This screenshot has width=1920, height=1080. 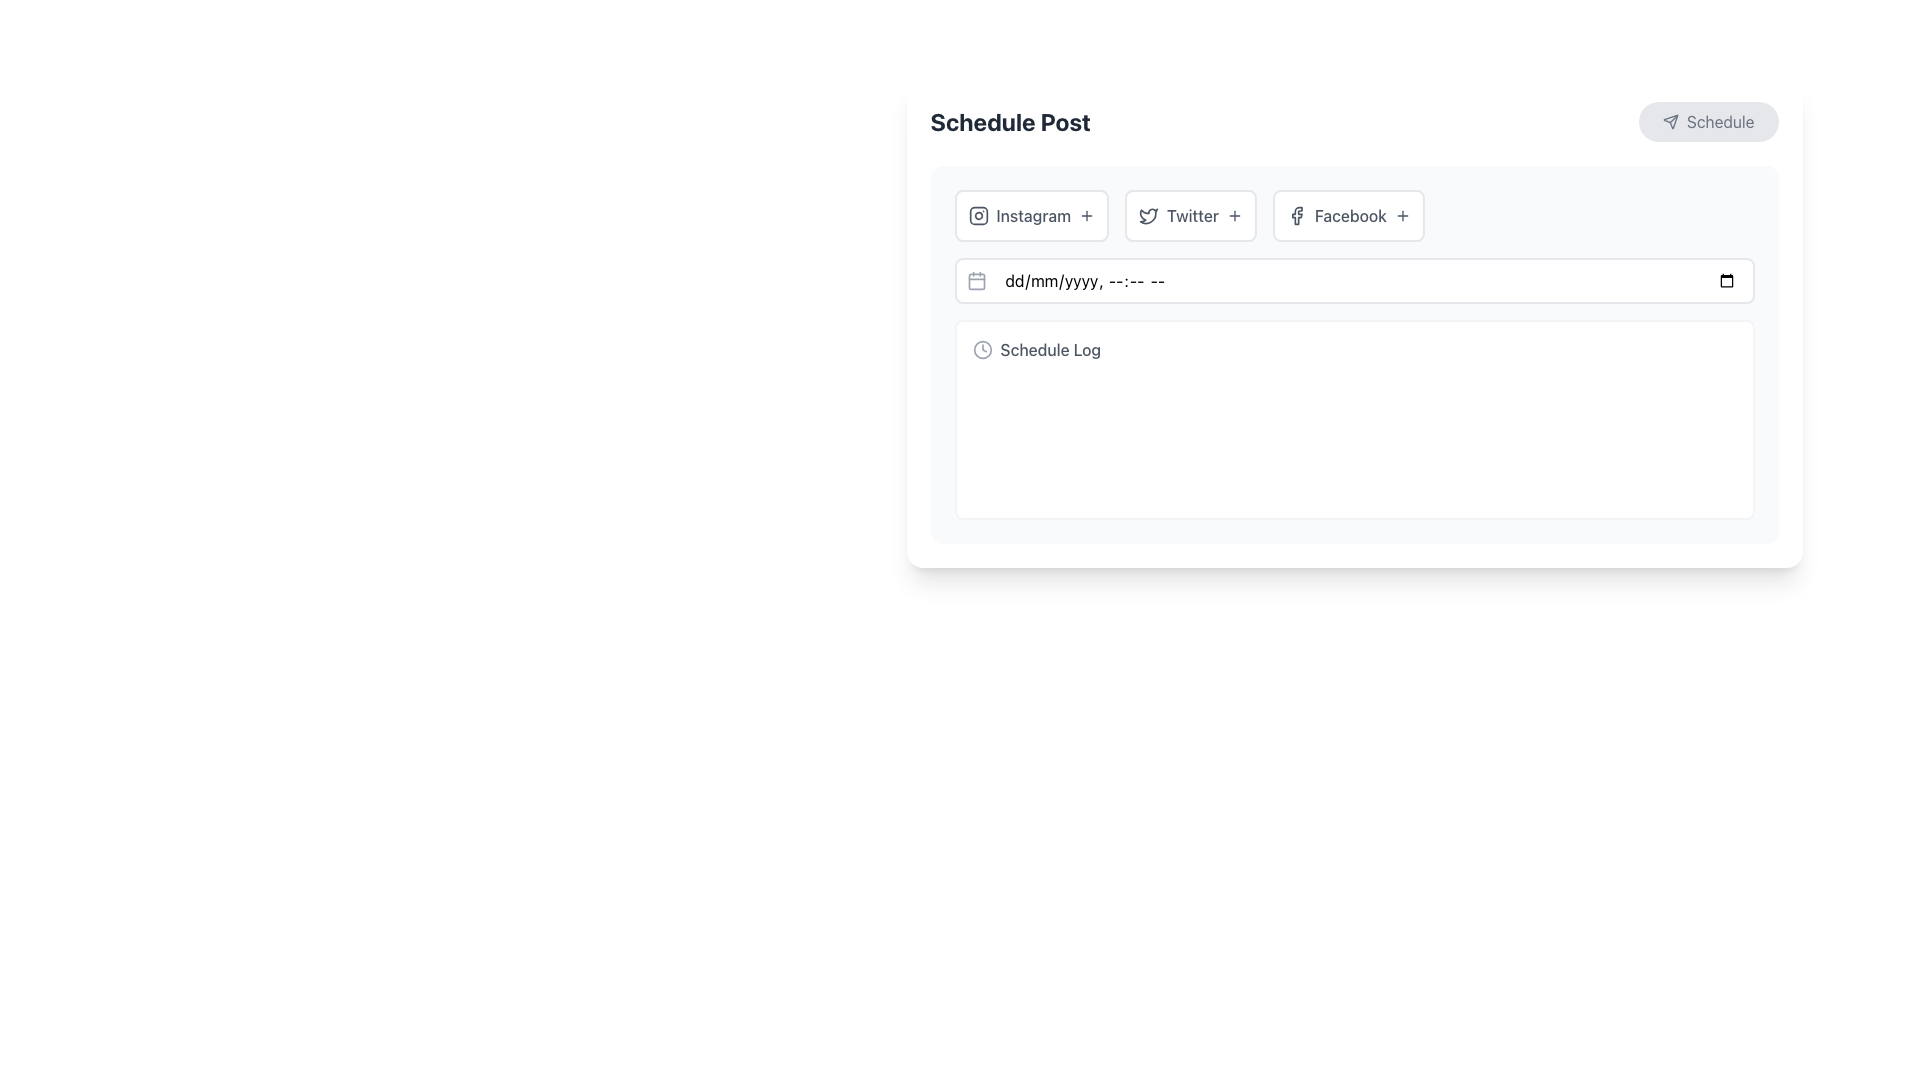 What do you see at coordinates (1670, 122) in the screenshot?
I see `the paper airplane icon located within the 'Schedule' button, positioned at the far right upper corner of the 'Schedule Post' section, to perform a hover action` at bounding box center [1670, 122].